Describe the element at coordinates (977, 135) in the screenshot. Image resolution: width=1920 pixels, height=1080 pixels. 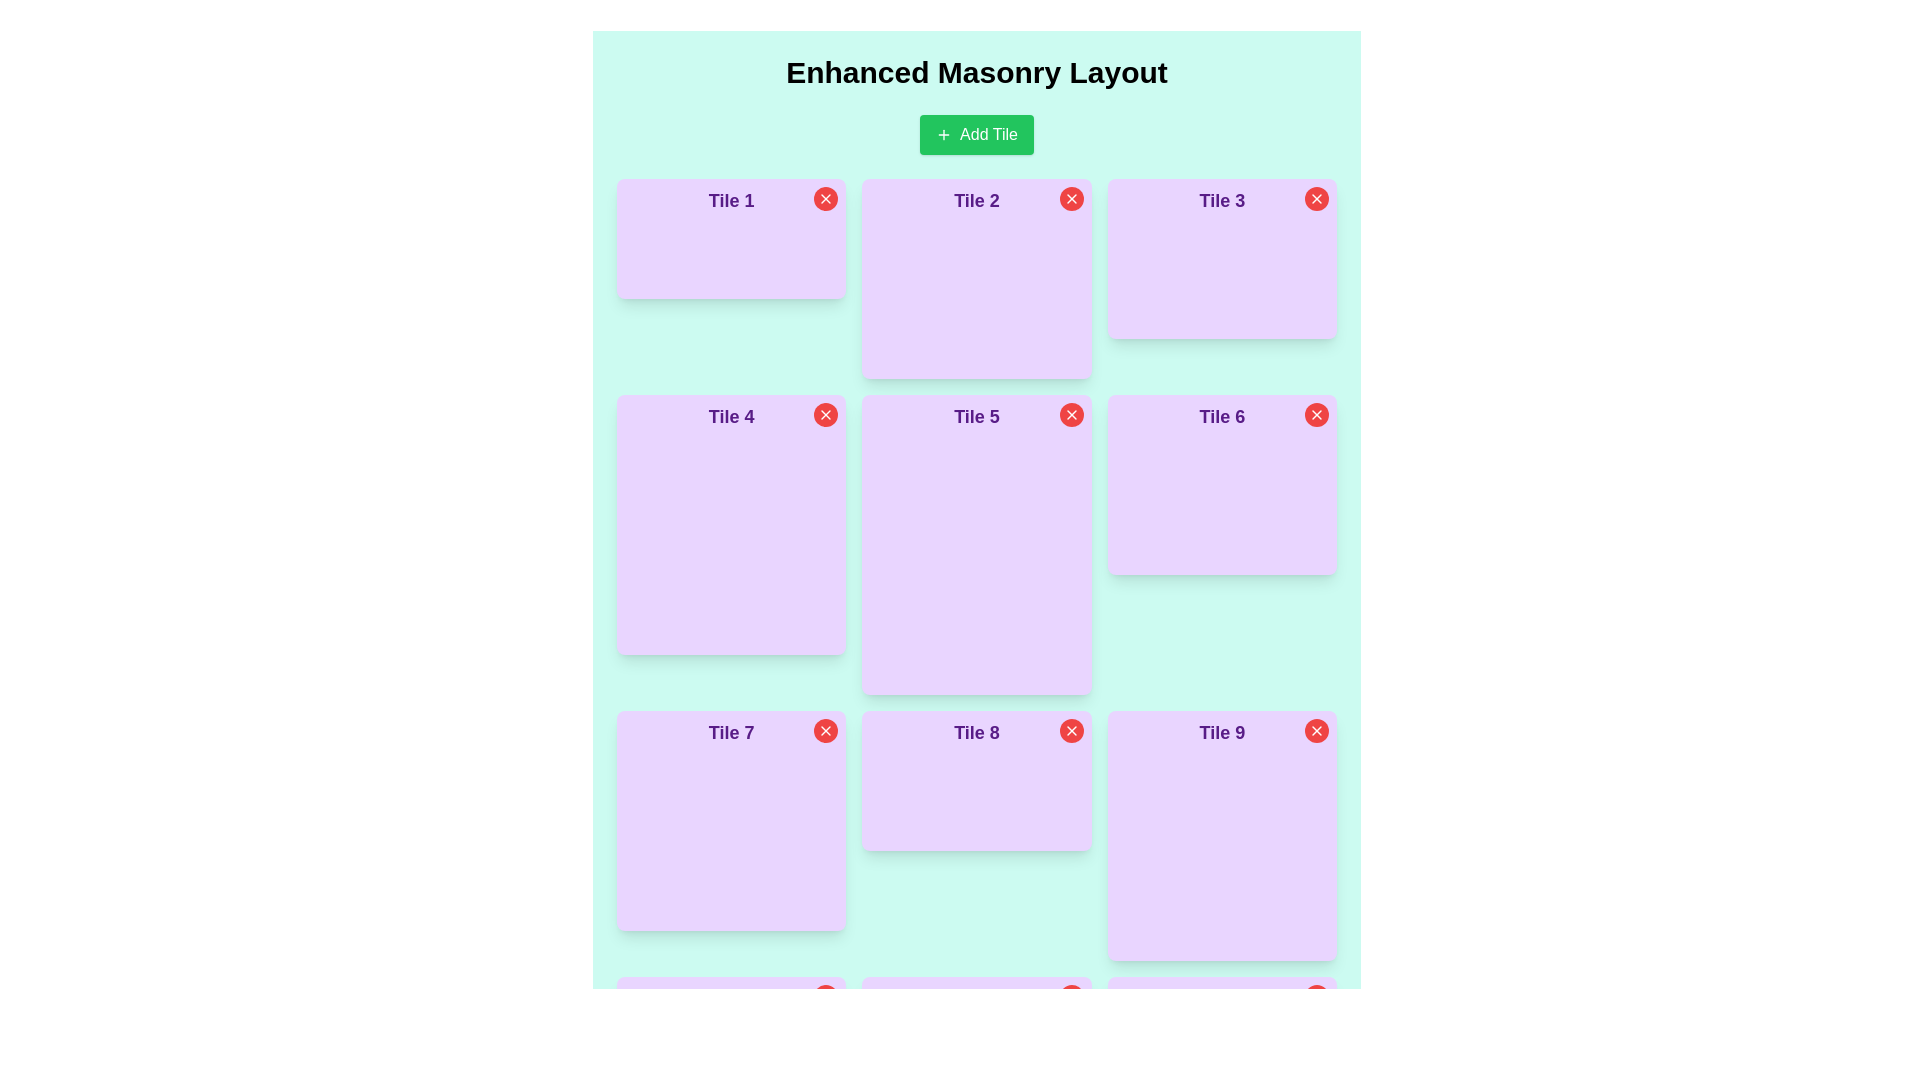
I see `the 'Add Tile' button, which is a rectangular button with a green background and white text, located below the 'Enhanced Masonry Layout' heading` at that location.